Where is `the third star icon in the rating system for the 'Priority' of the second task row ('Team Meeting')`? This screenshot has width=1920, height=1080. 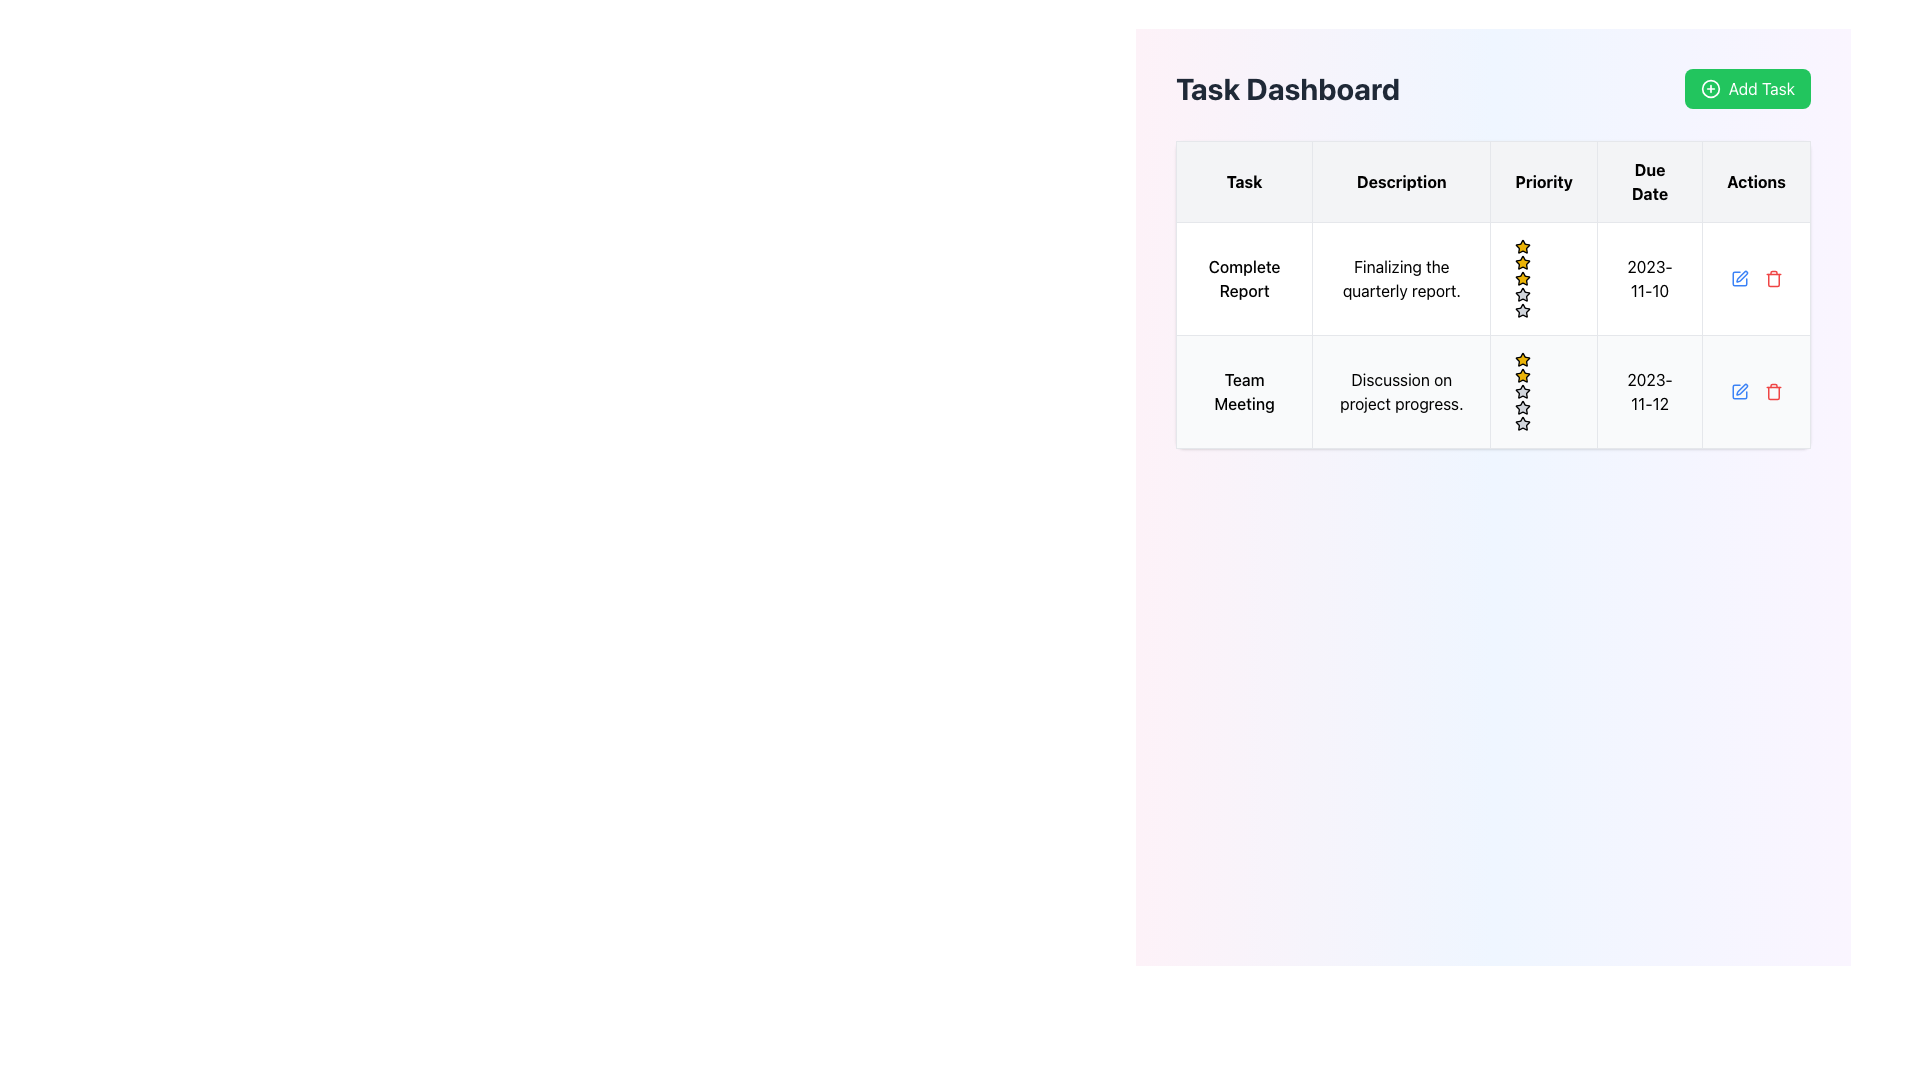
the third star icon in the rating system for the 'Priority' of the second task row ('Team Meeting') is located at coordinates (1522, 406).